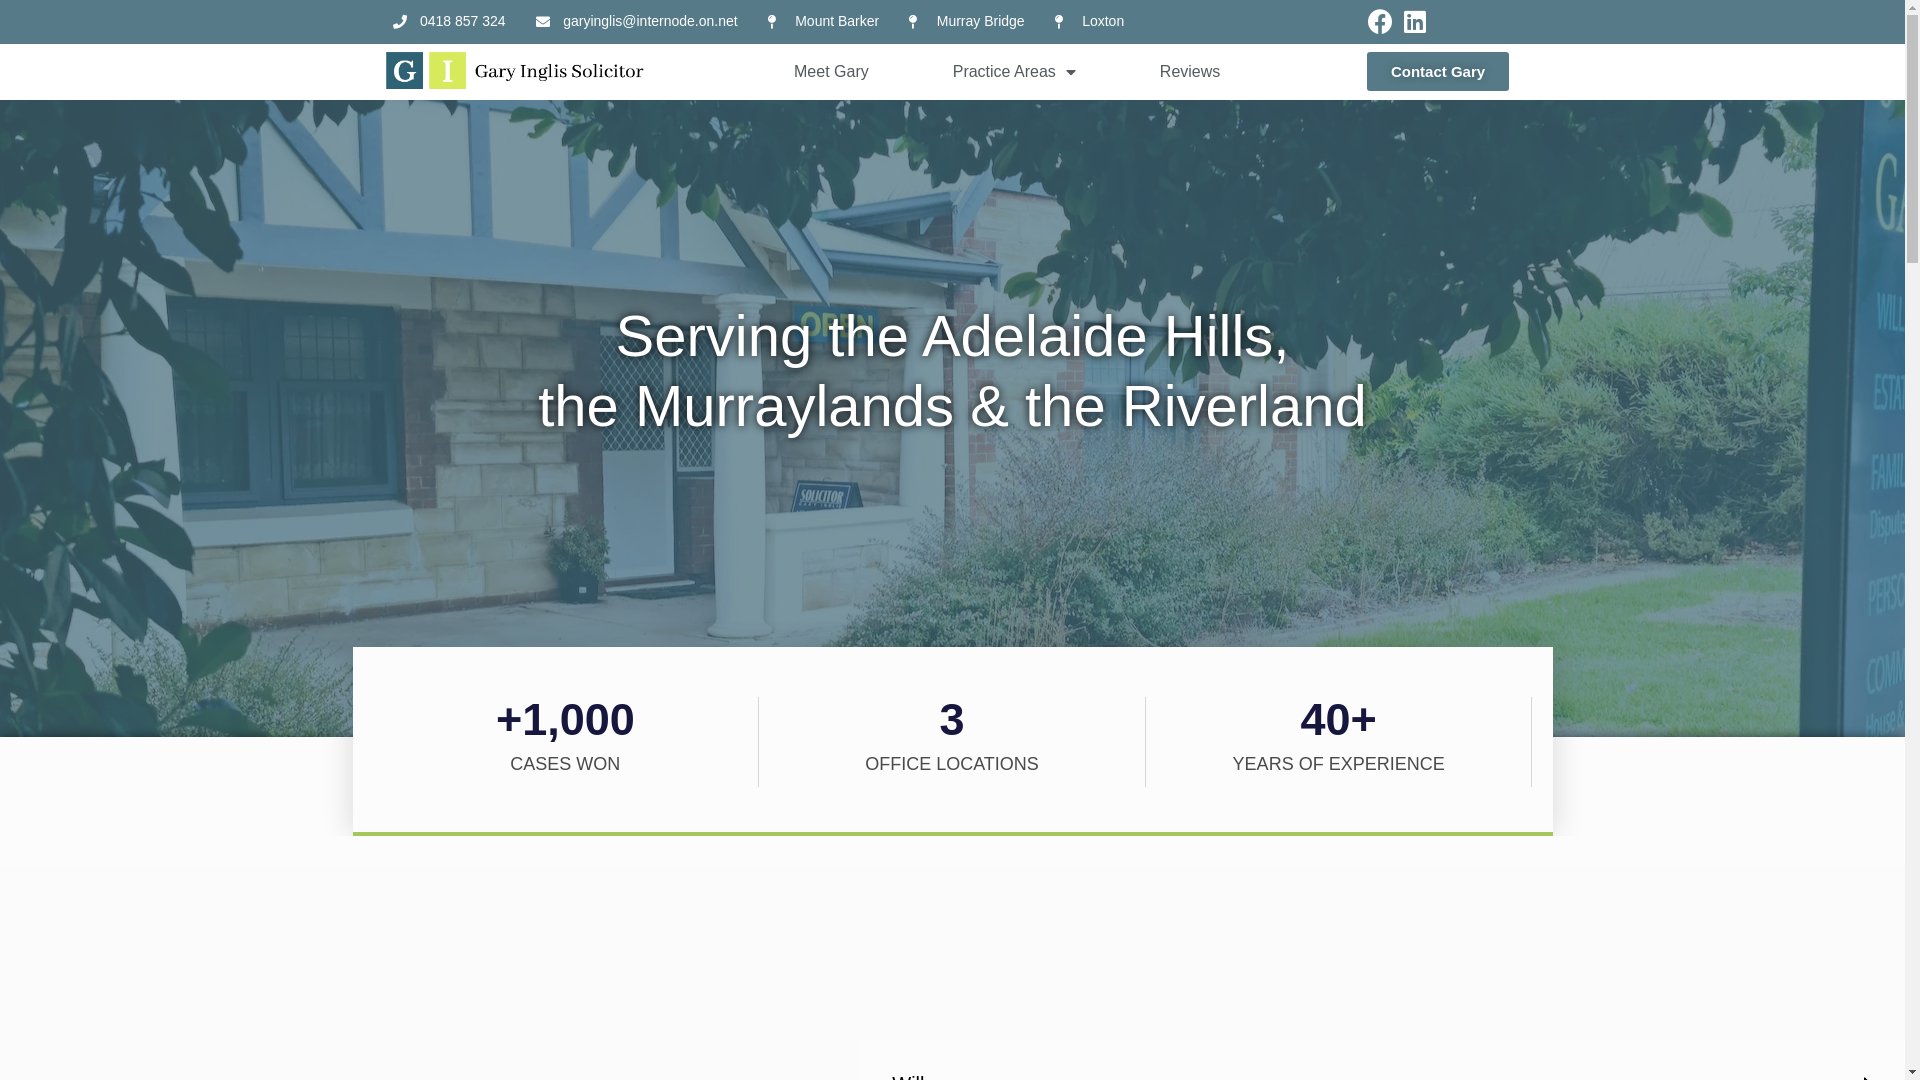  Describe the element at coordinates (1088, 22) in the screenshot. I see `'Loxton'` at that location.